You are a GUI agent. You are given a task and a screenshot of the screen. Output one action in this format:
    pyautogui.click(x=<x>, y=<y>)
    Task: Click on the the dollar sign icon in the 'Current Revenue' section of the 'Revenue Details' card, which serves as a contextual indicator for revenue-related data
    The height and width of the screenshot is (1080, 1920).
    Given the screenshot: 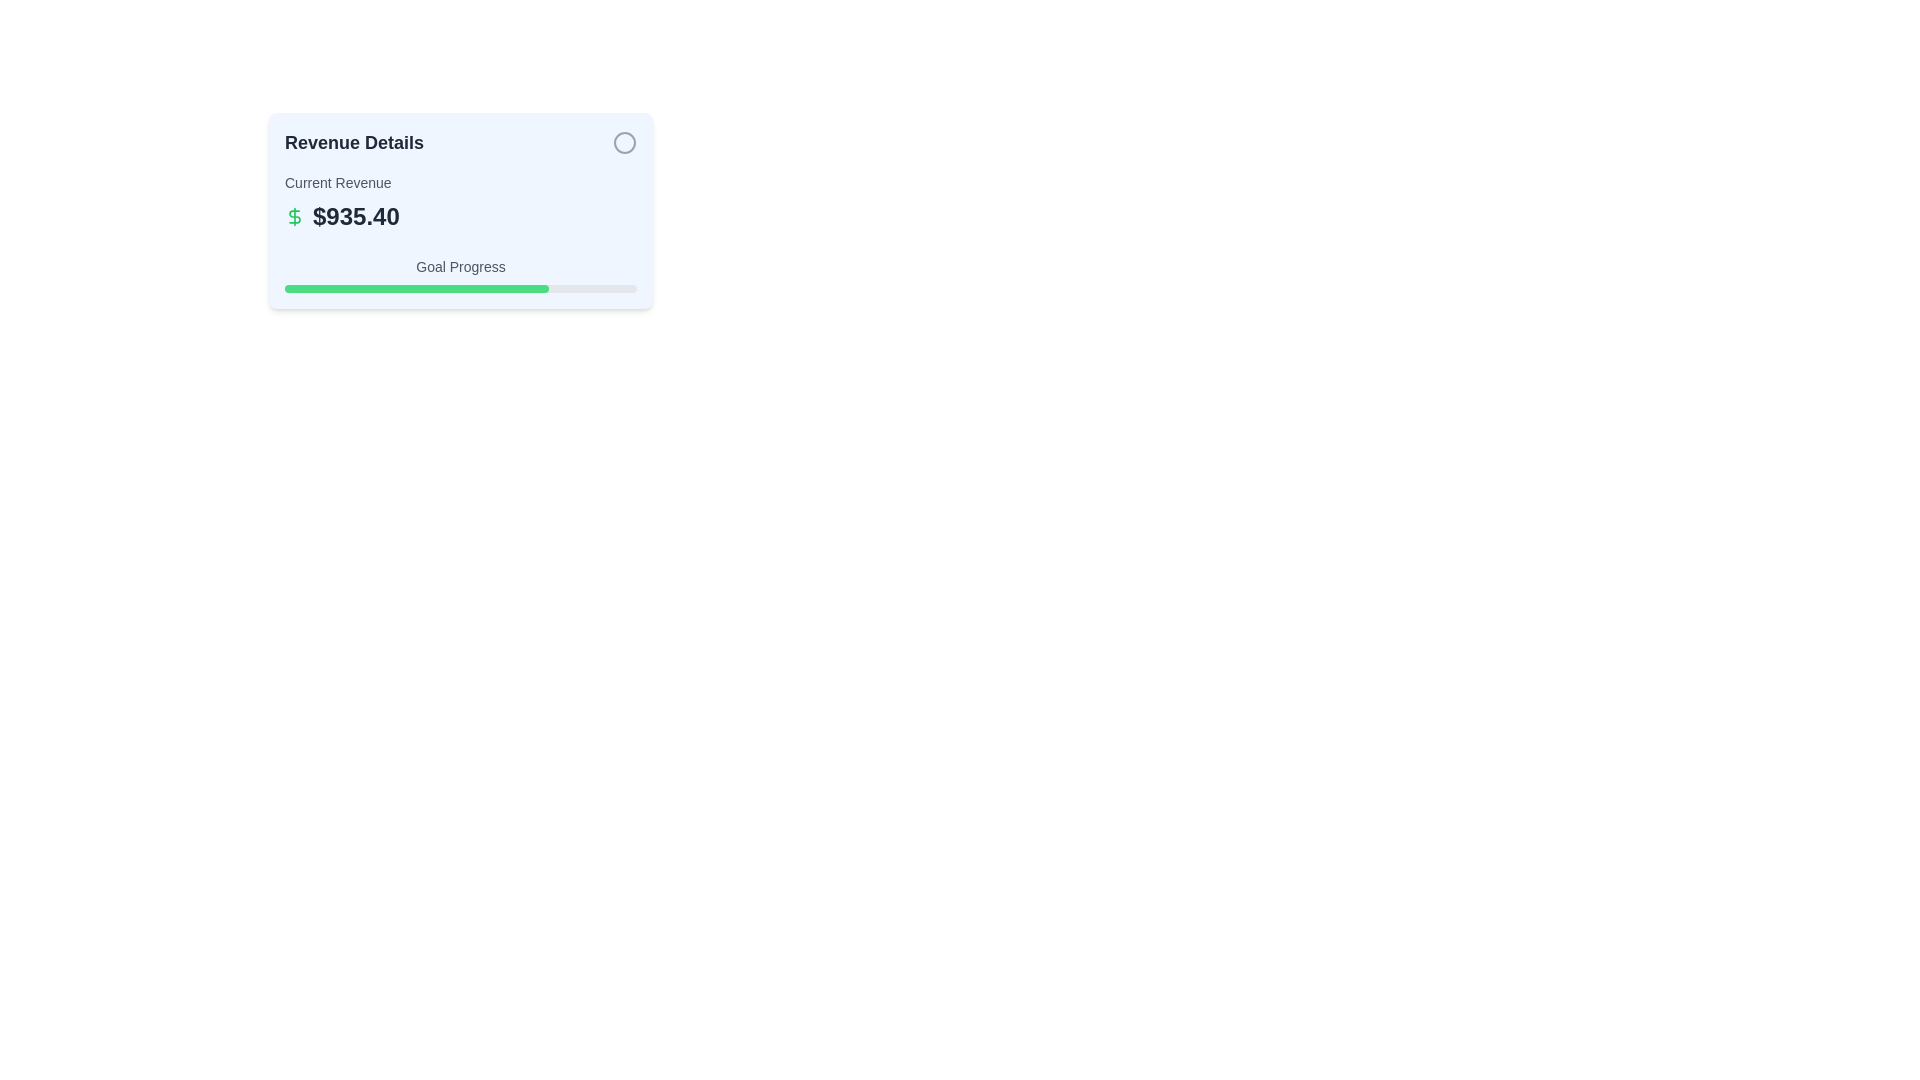 What is the action you would take?
    pyautogui.click(x=293, y=216)
    